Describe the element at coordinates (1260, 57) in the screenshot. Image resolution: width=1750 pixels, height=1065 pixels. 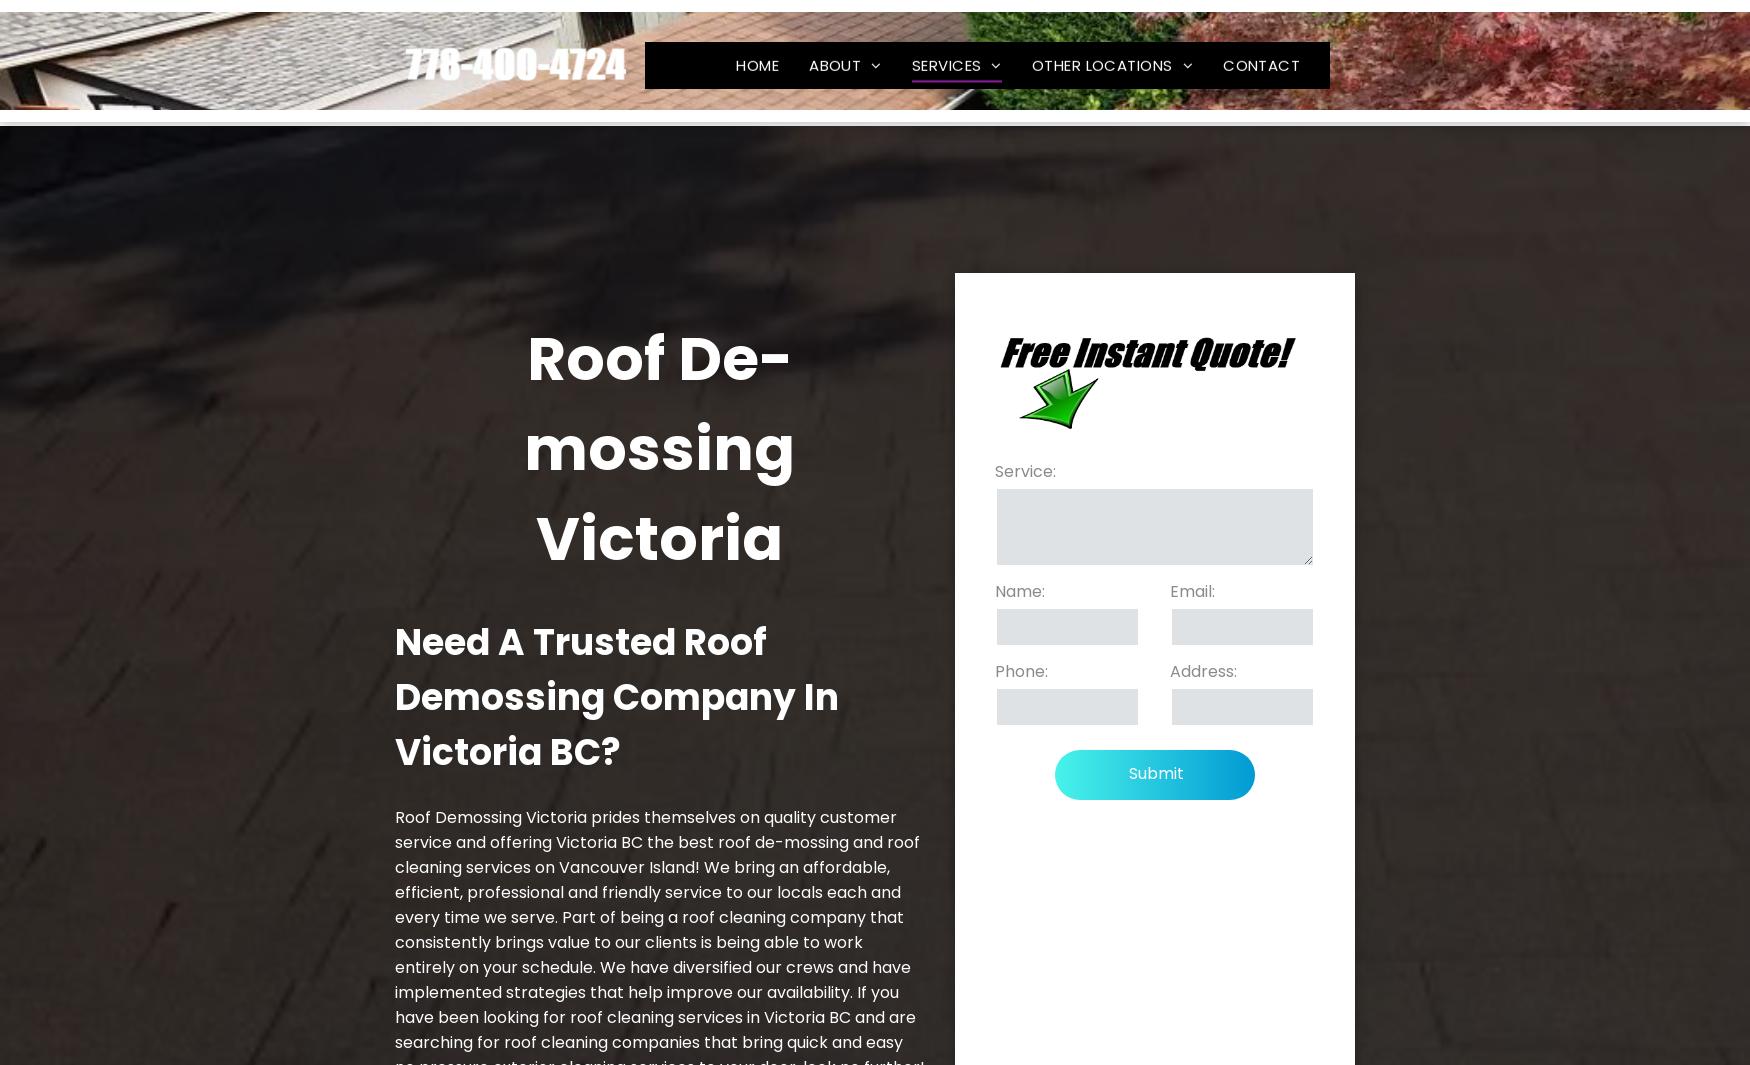
I see `'CONTACT'` at that location.